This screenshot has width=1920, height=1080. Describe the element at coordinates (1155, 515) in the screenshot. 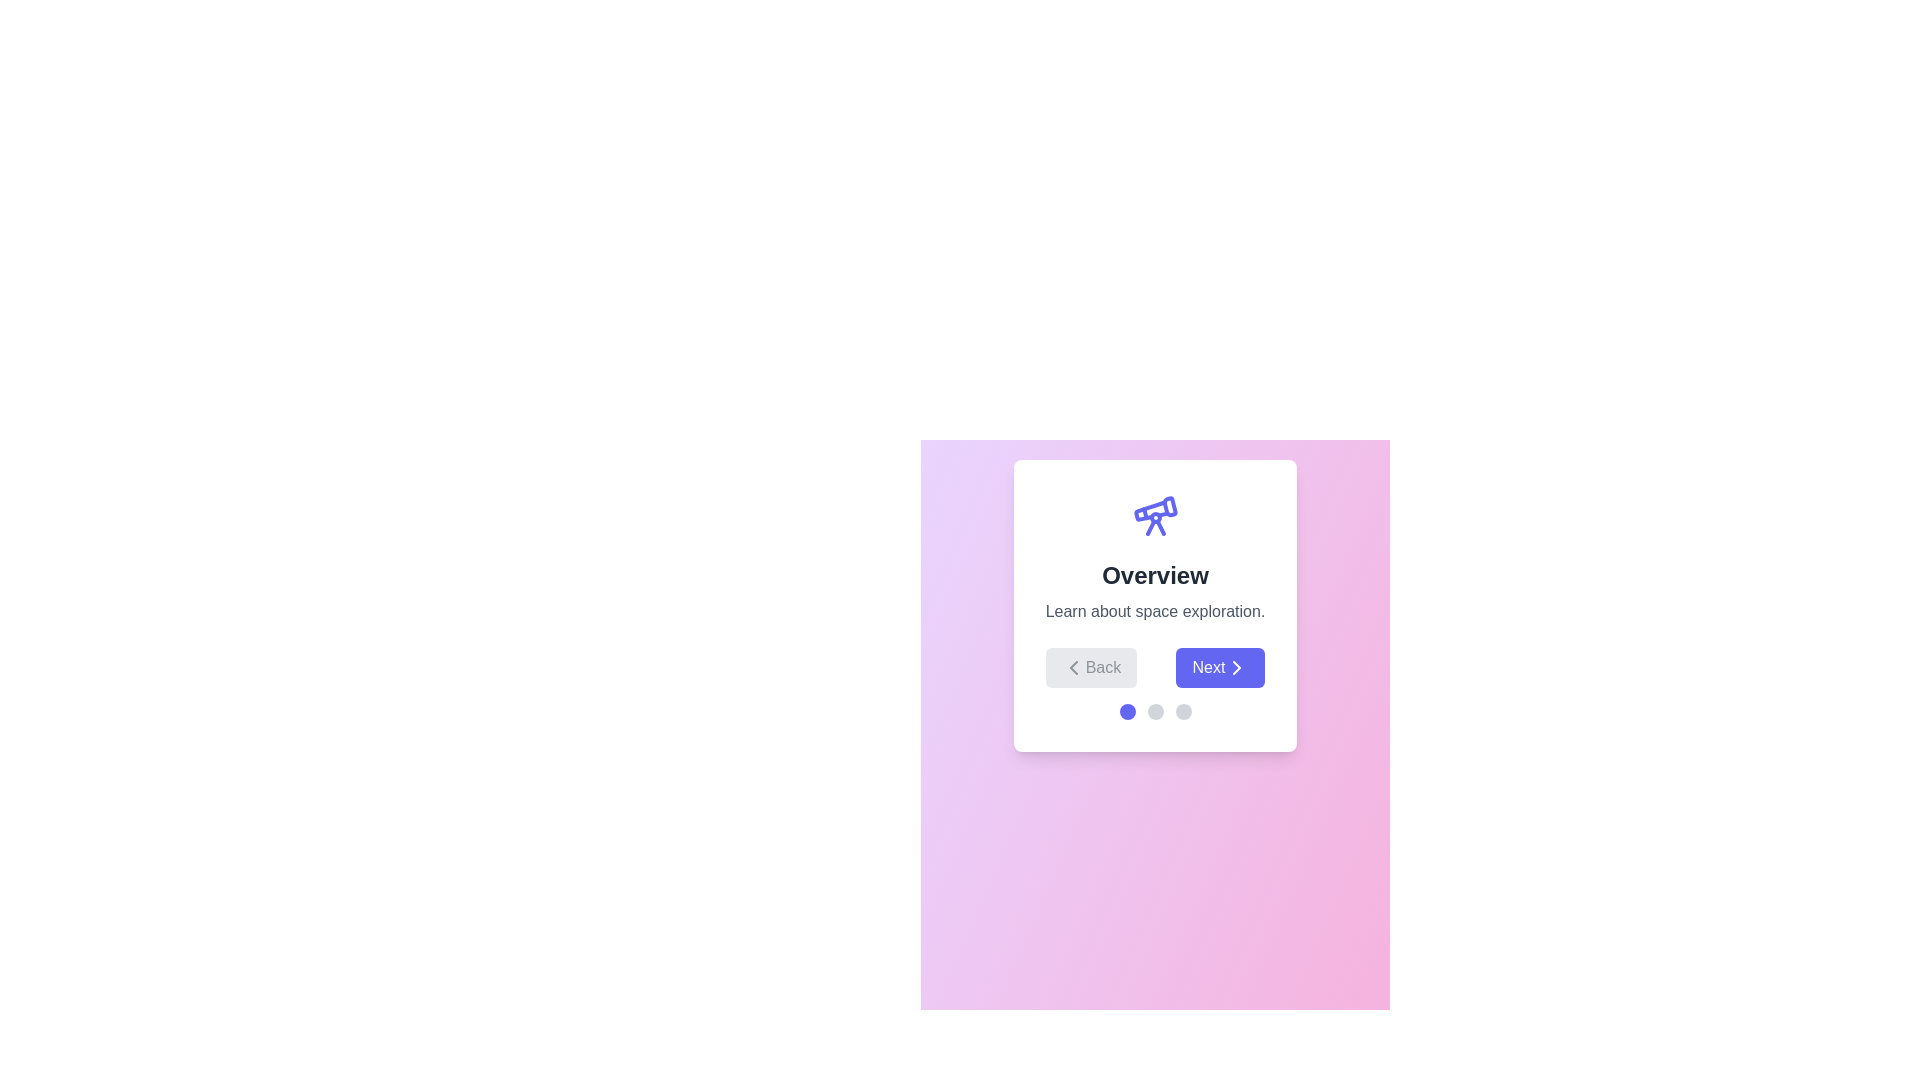

I see `the icon representing the current step to observe its details` at that location.